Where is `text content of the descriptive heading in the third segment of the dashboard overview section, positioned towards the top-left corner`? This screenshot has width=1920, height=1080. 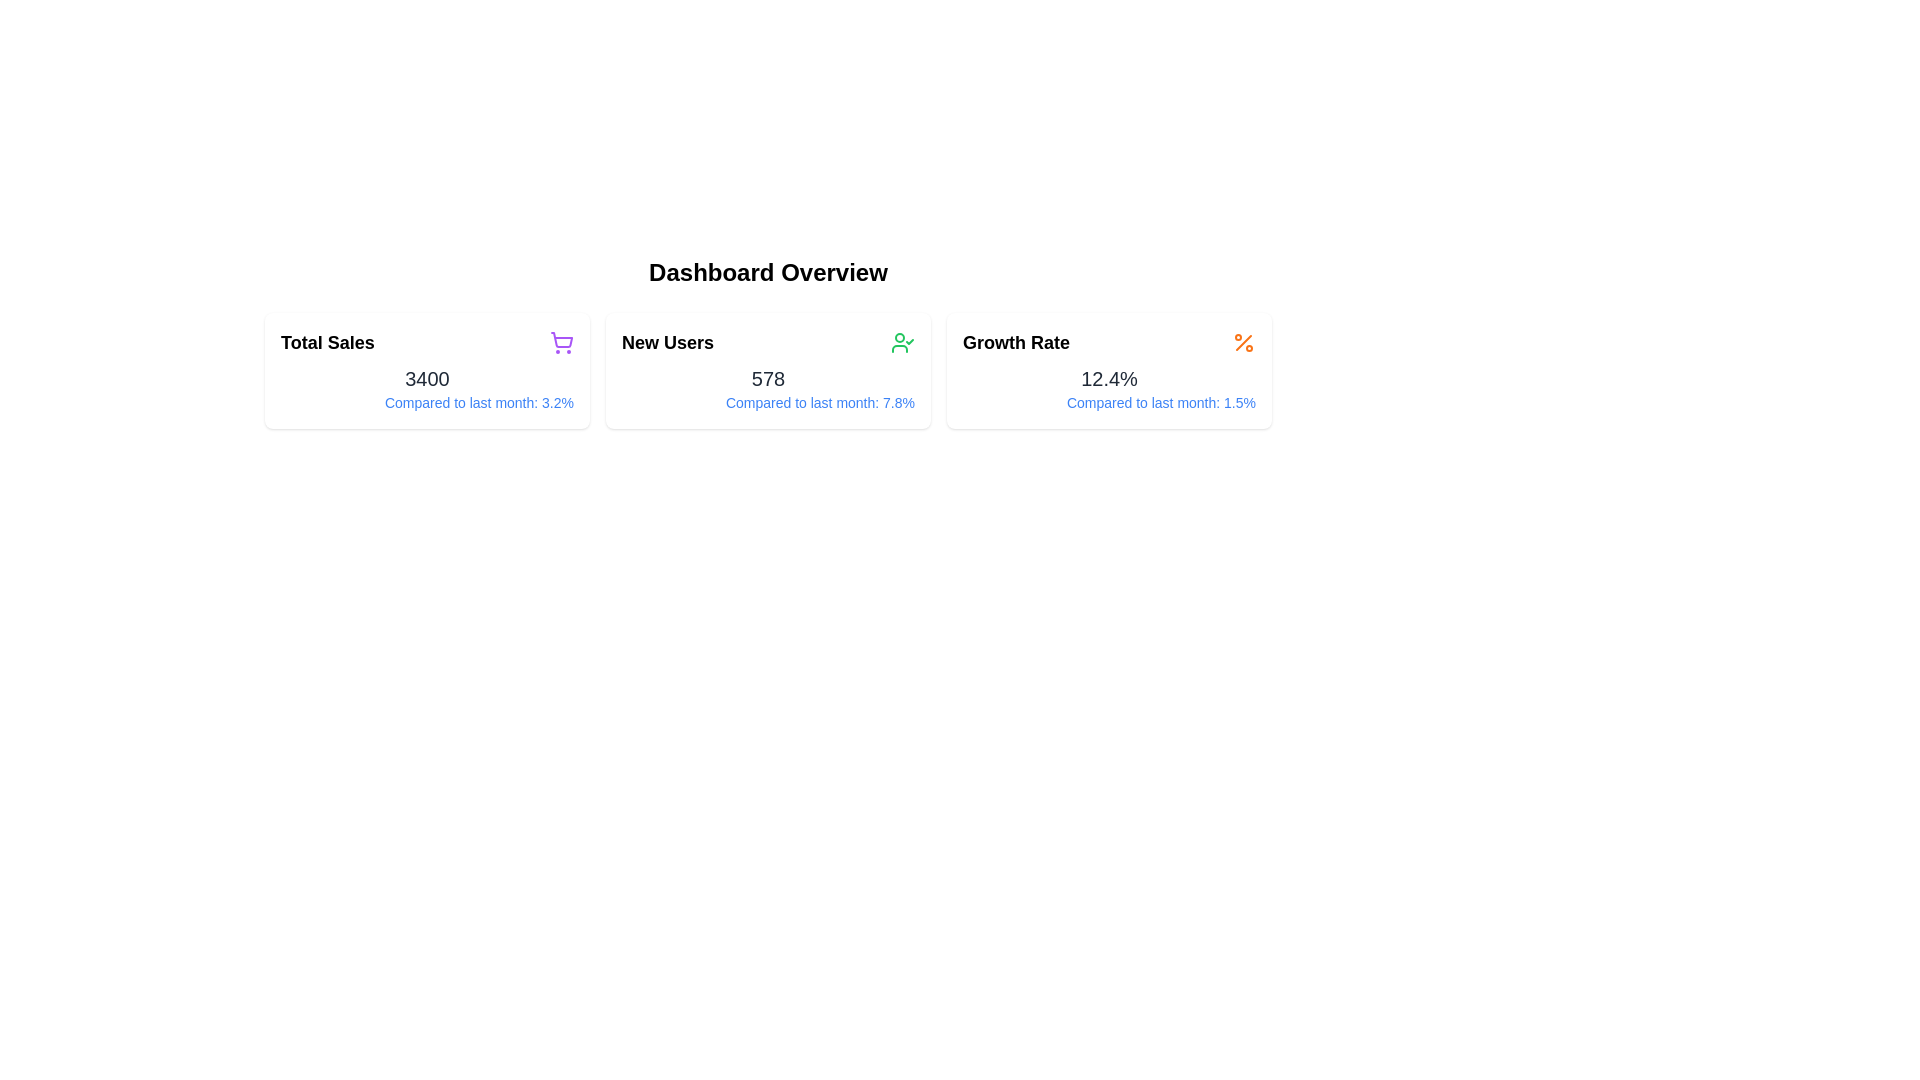
text content of the descriptive heading in the third segment of the dashboard overview section, positioned towards the top-left corner is located at coordinates (1016, 342).